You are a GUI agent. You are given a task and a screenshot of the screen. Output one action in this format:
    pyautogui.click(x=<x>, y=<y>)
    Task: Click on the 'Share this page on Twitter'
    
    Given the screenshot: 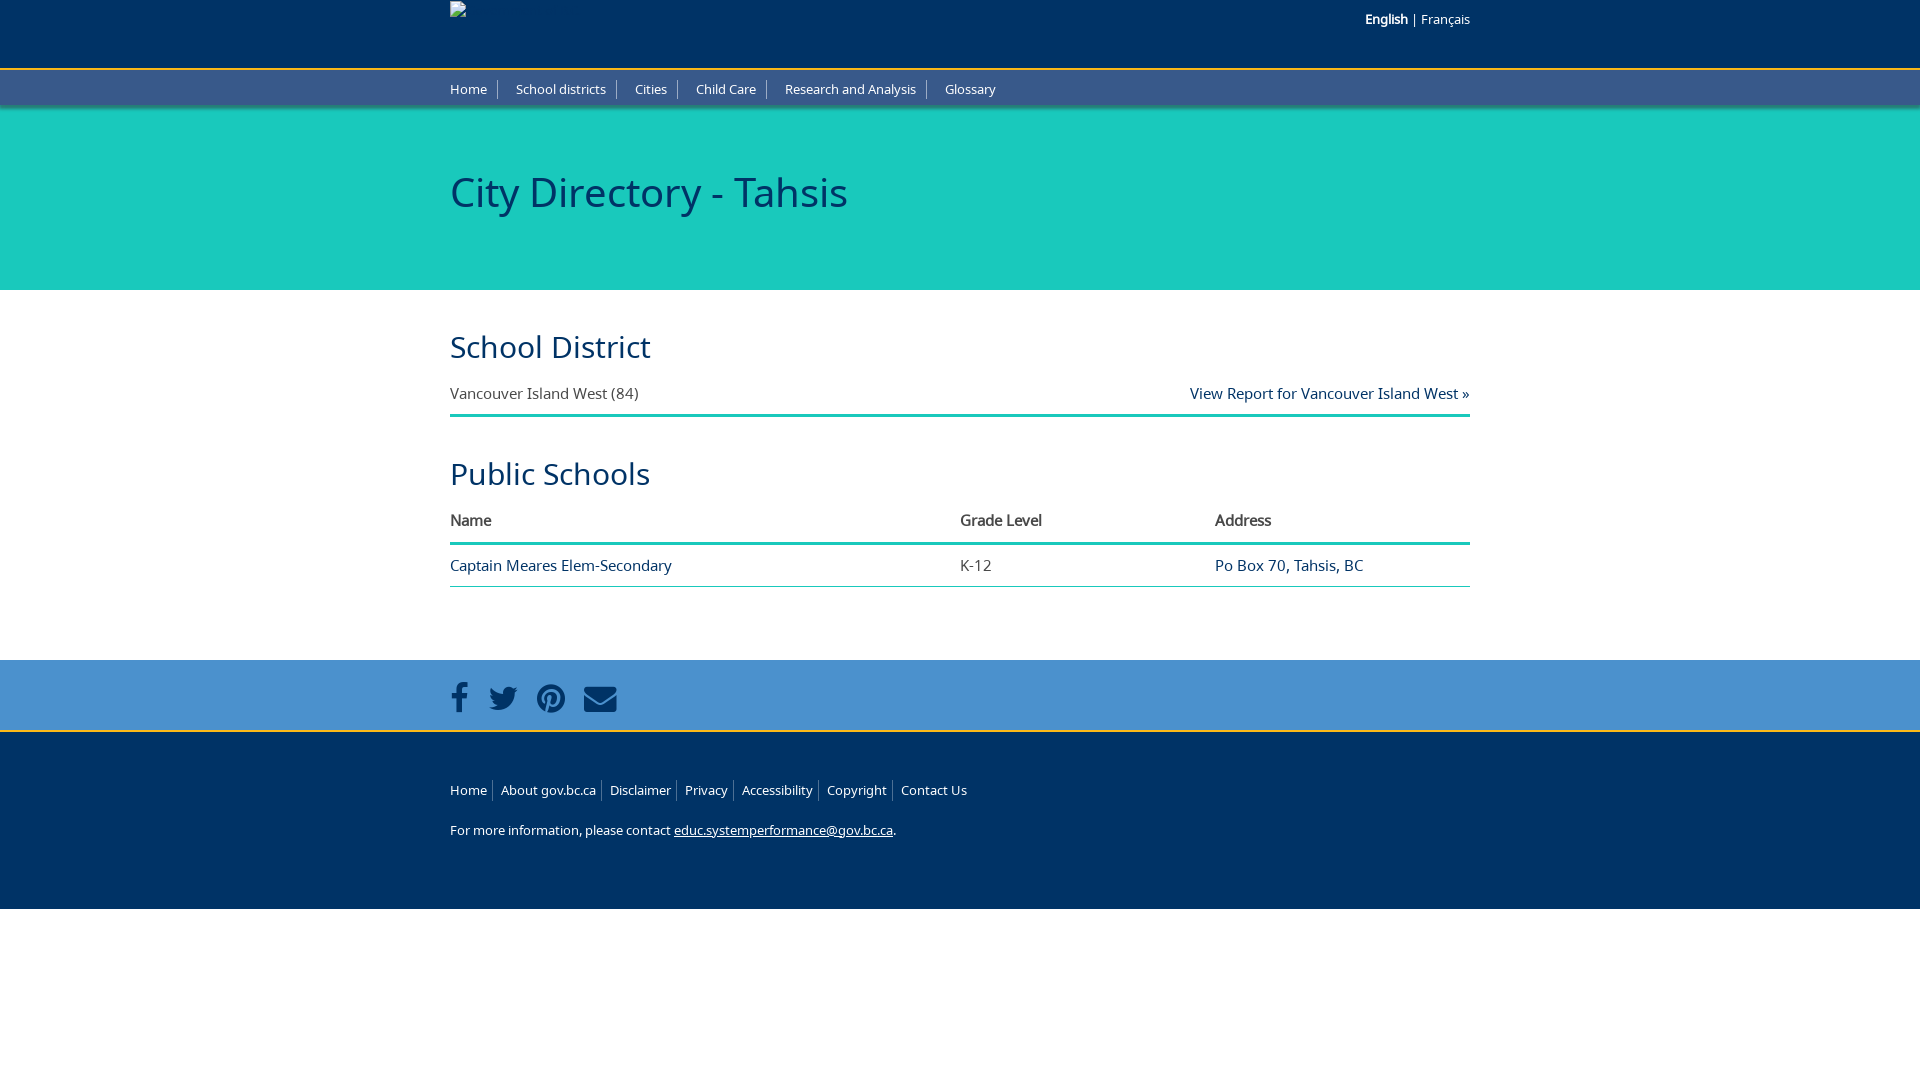 What is the action you would take?
    pyautogui.click(x=488, y=696)
    